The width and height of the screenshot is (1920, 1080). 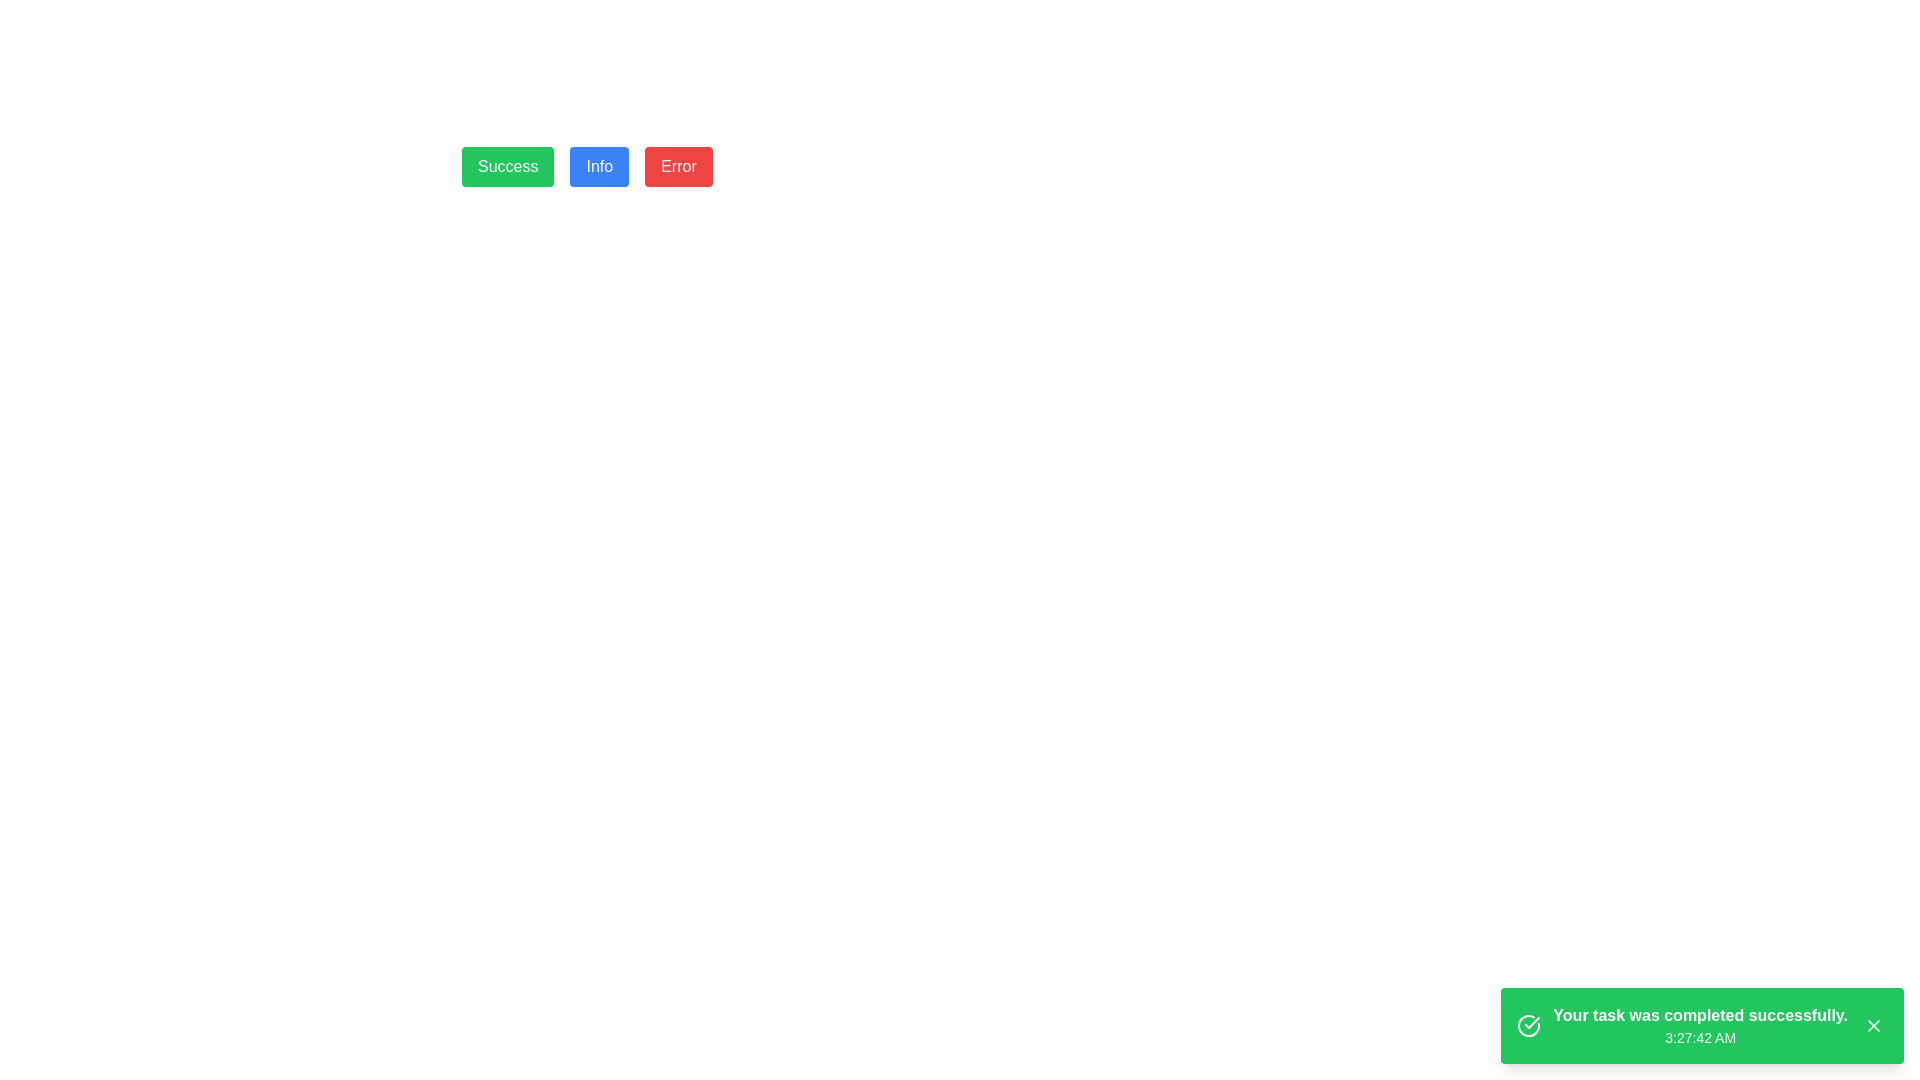 I want to click on the compact, square-shaped button with an 'X' icon located in the bottom-right corner of the green notification box, so click(x=1872, y=1026).